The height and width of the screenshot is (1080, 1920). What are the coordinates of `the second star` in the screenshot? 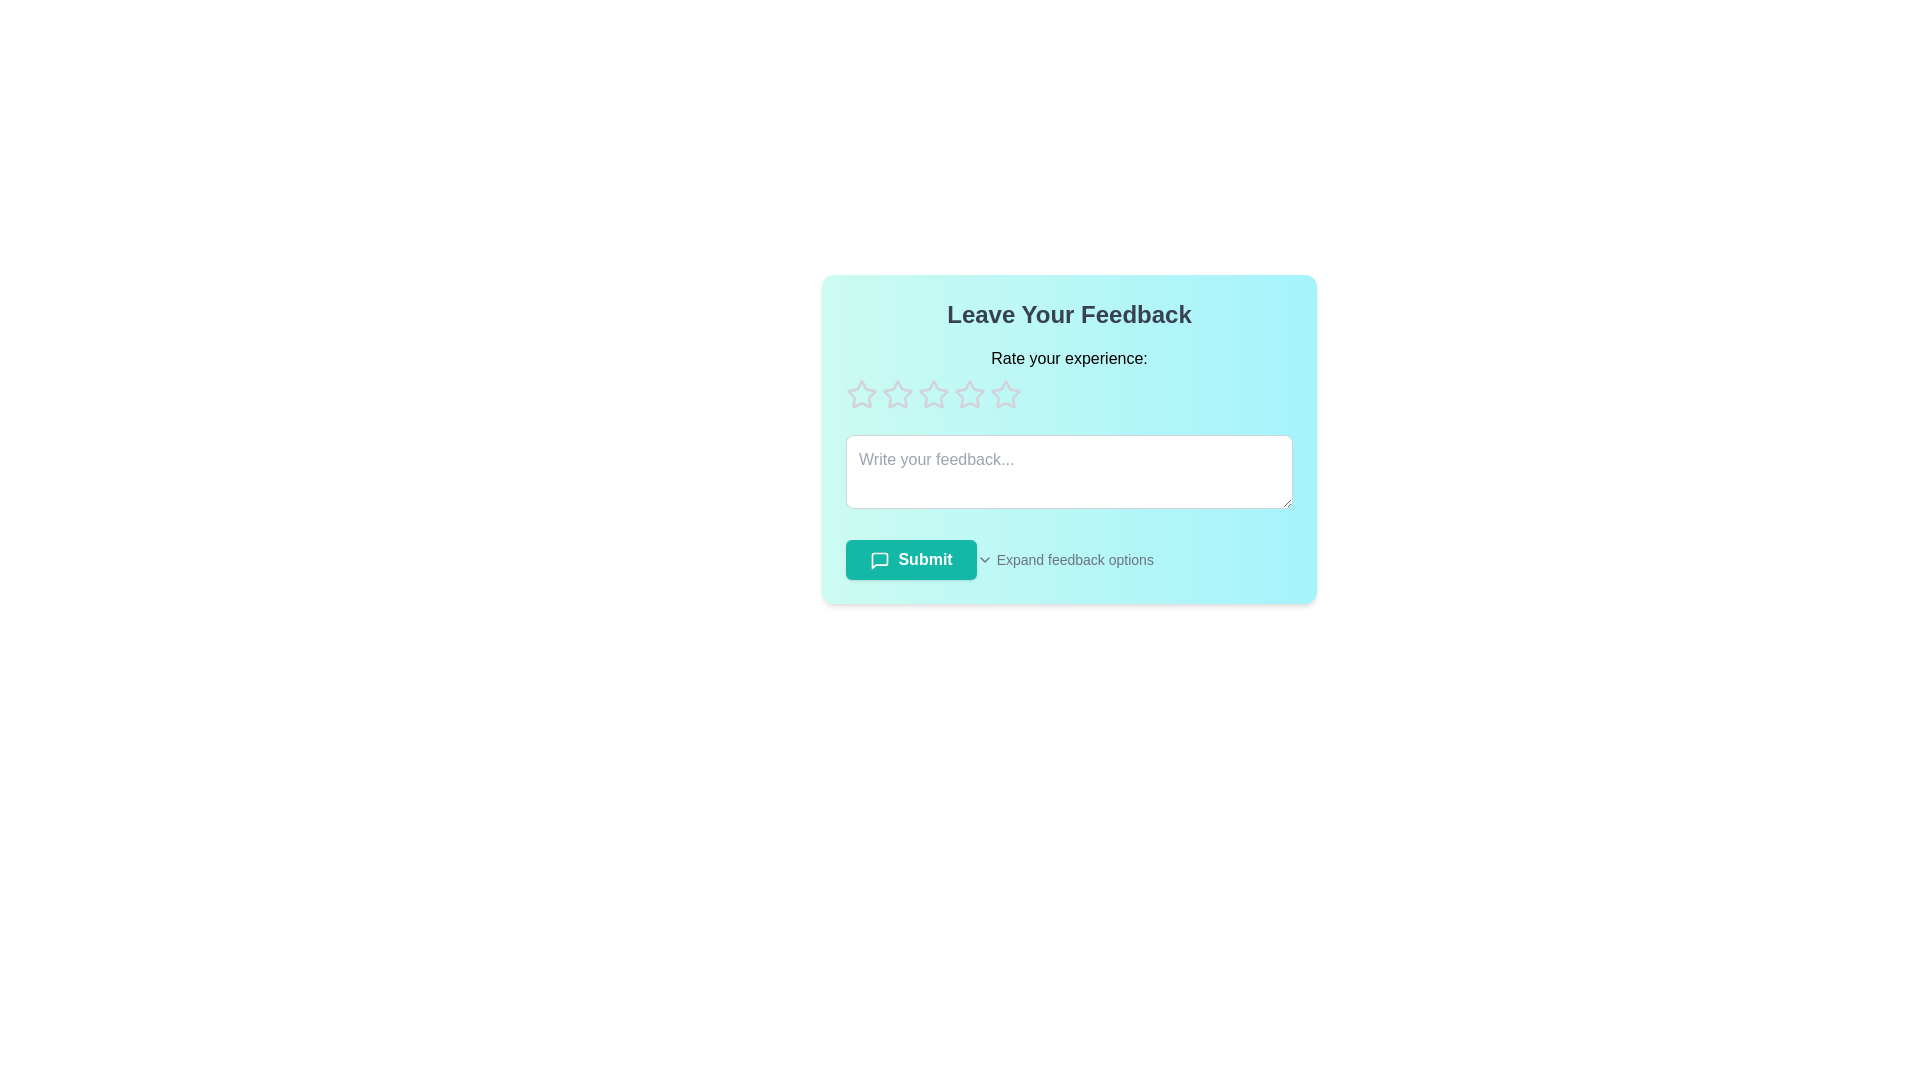 It's located at (896, 394).